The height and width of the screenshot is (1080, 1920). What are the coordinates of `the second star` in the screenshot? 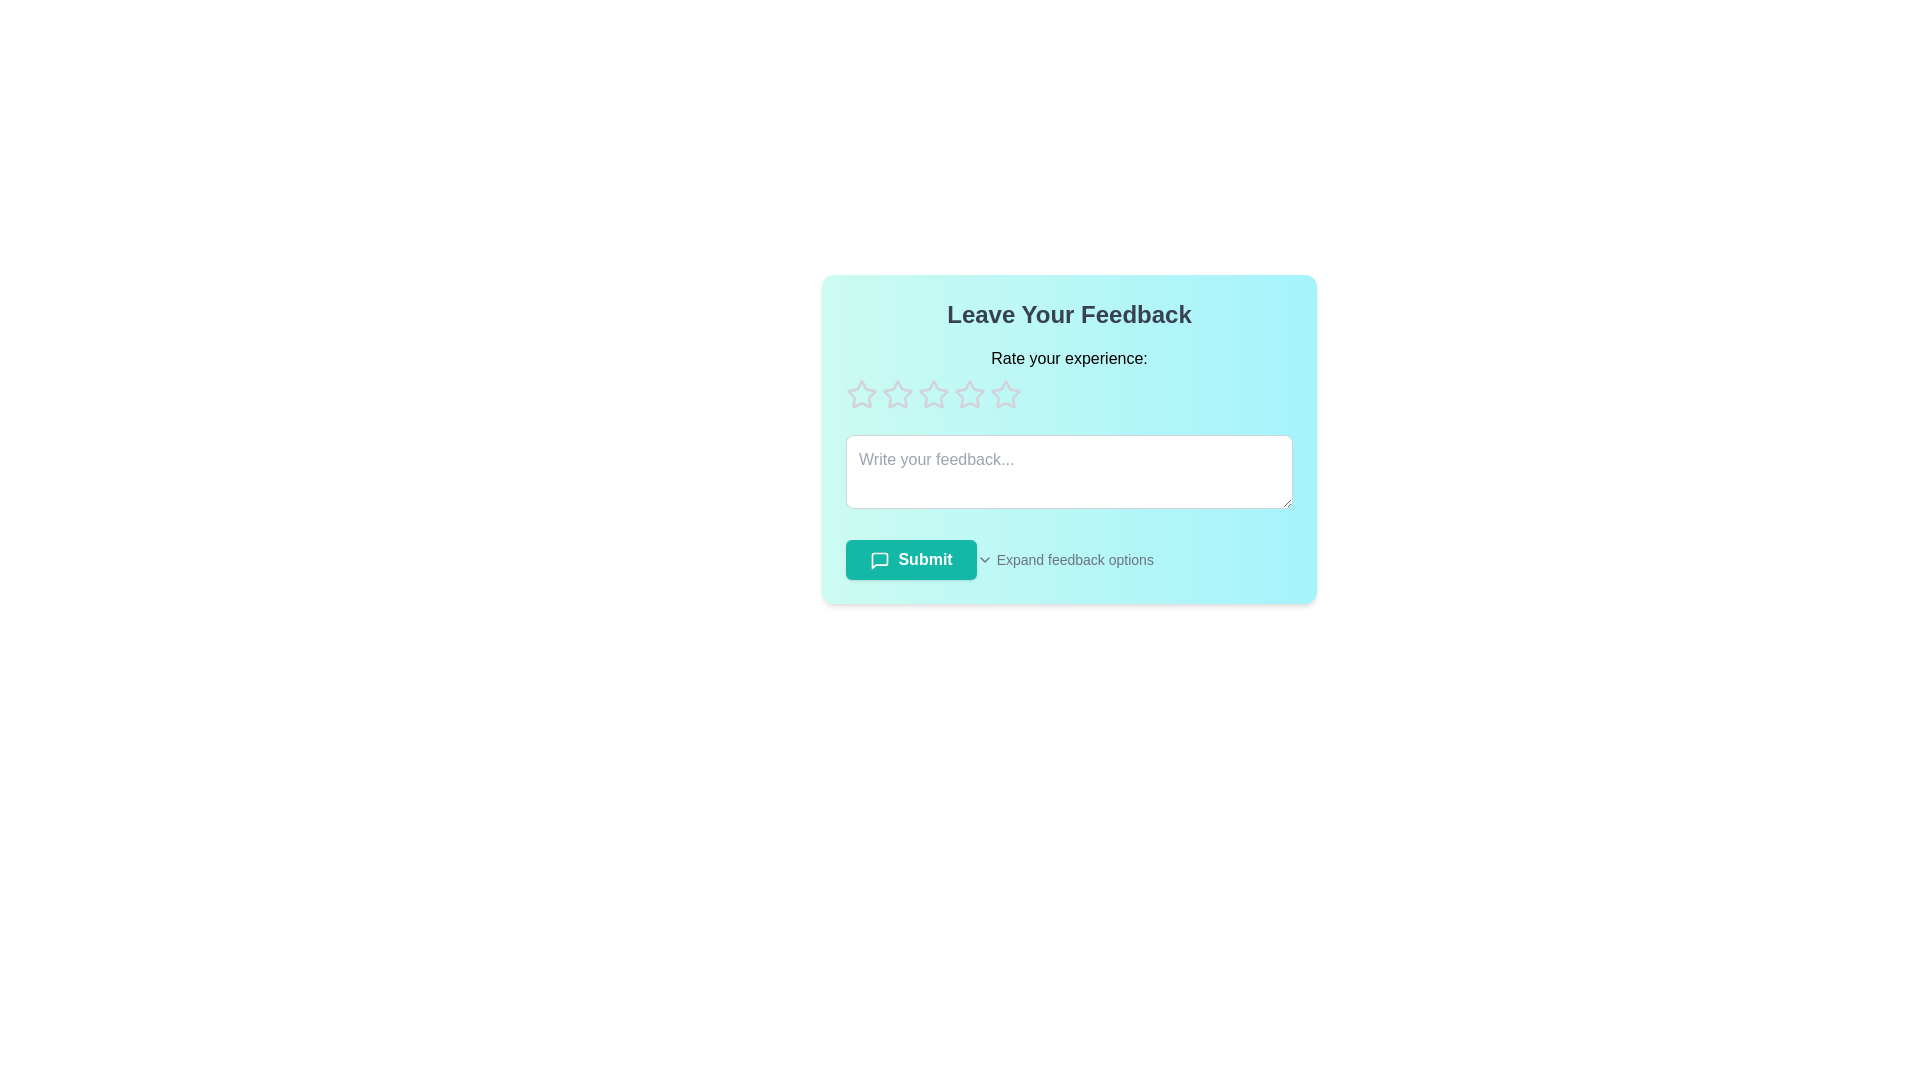 It's located at (896, 394).